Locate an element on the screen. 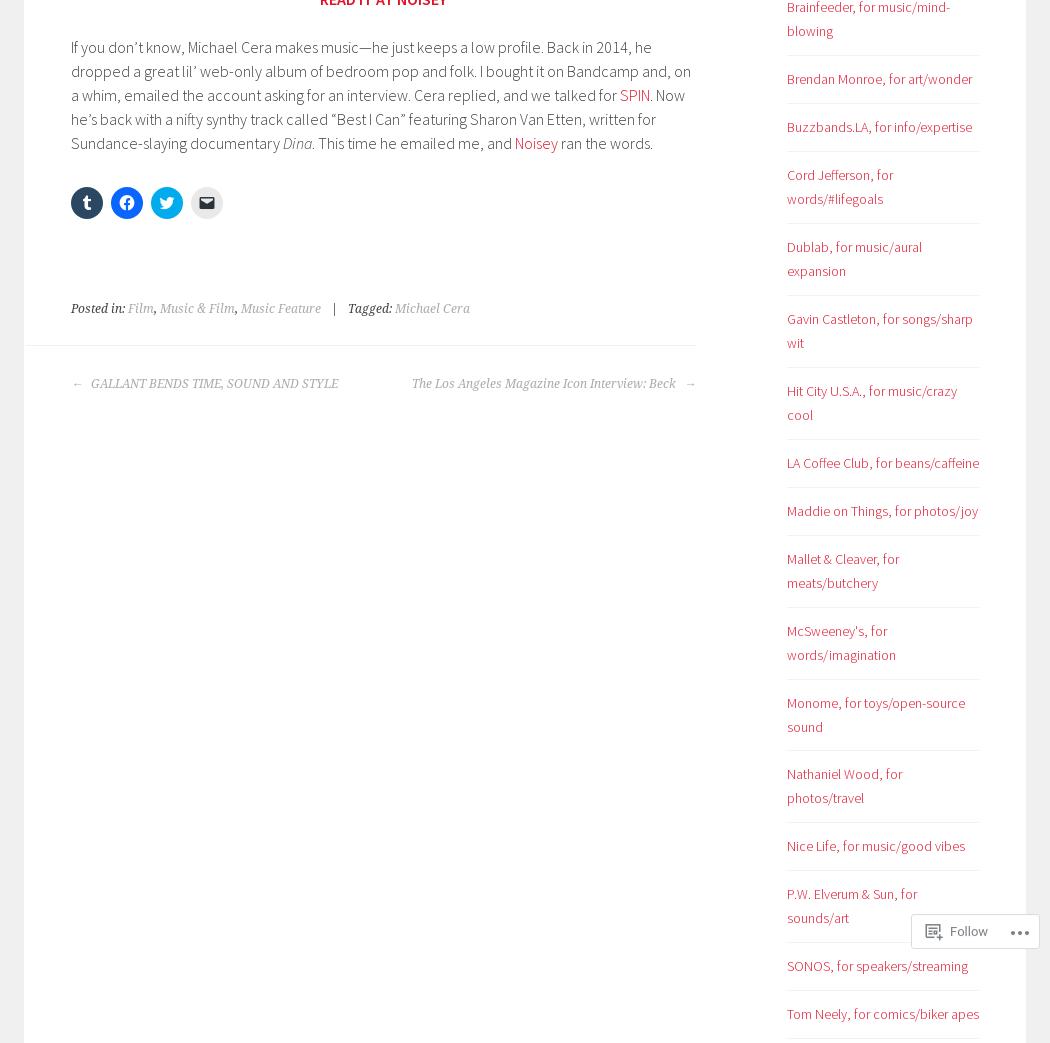 Image resolution: width=1050 pixels, height=1043 pixels. 'Michael Cera' is located at coordinates (395, 306).